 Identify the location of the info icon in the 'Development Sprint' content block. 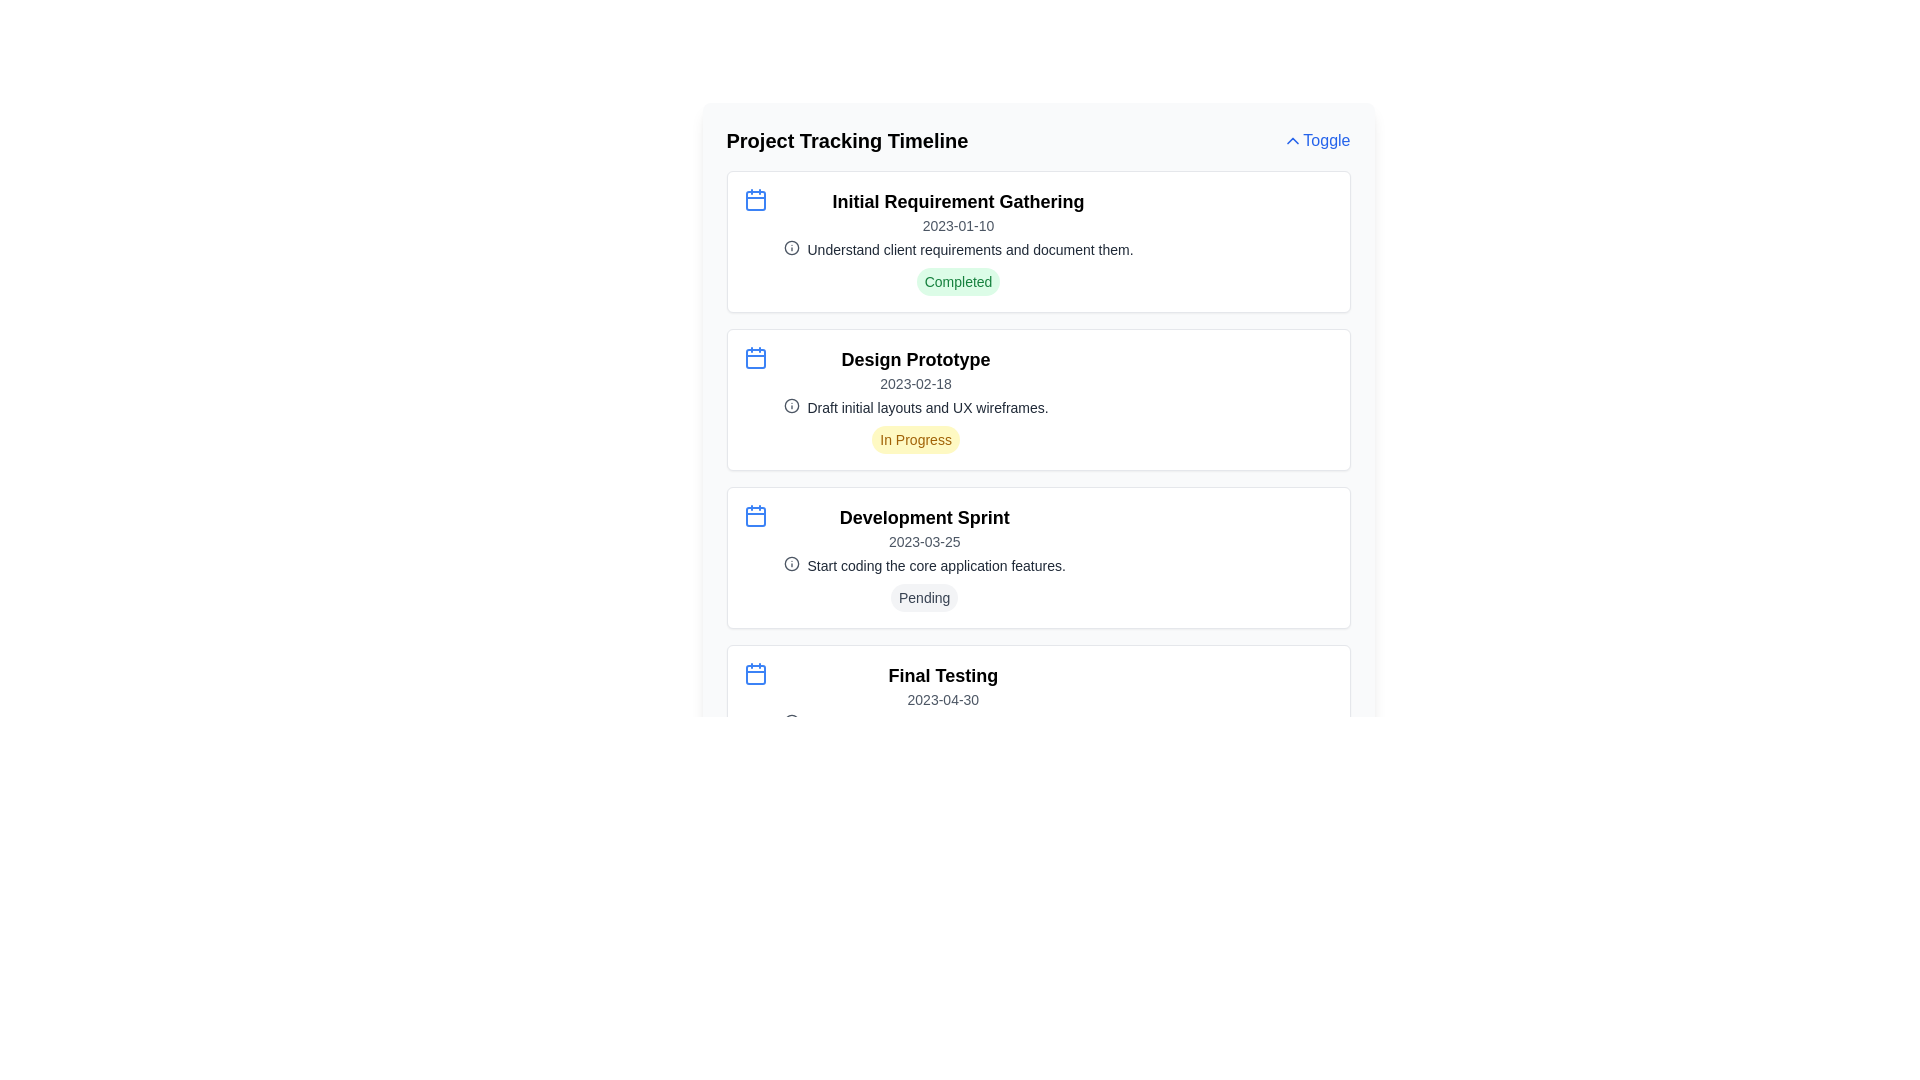
(923, 558).